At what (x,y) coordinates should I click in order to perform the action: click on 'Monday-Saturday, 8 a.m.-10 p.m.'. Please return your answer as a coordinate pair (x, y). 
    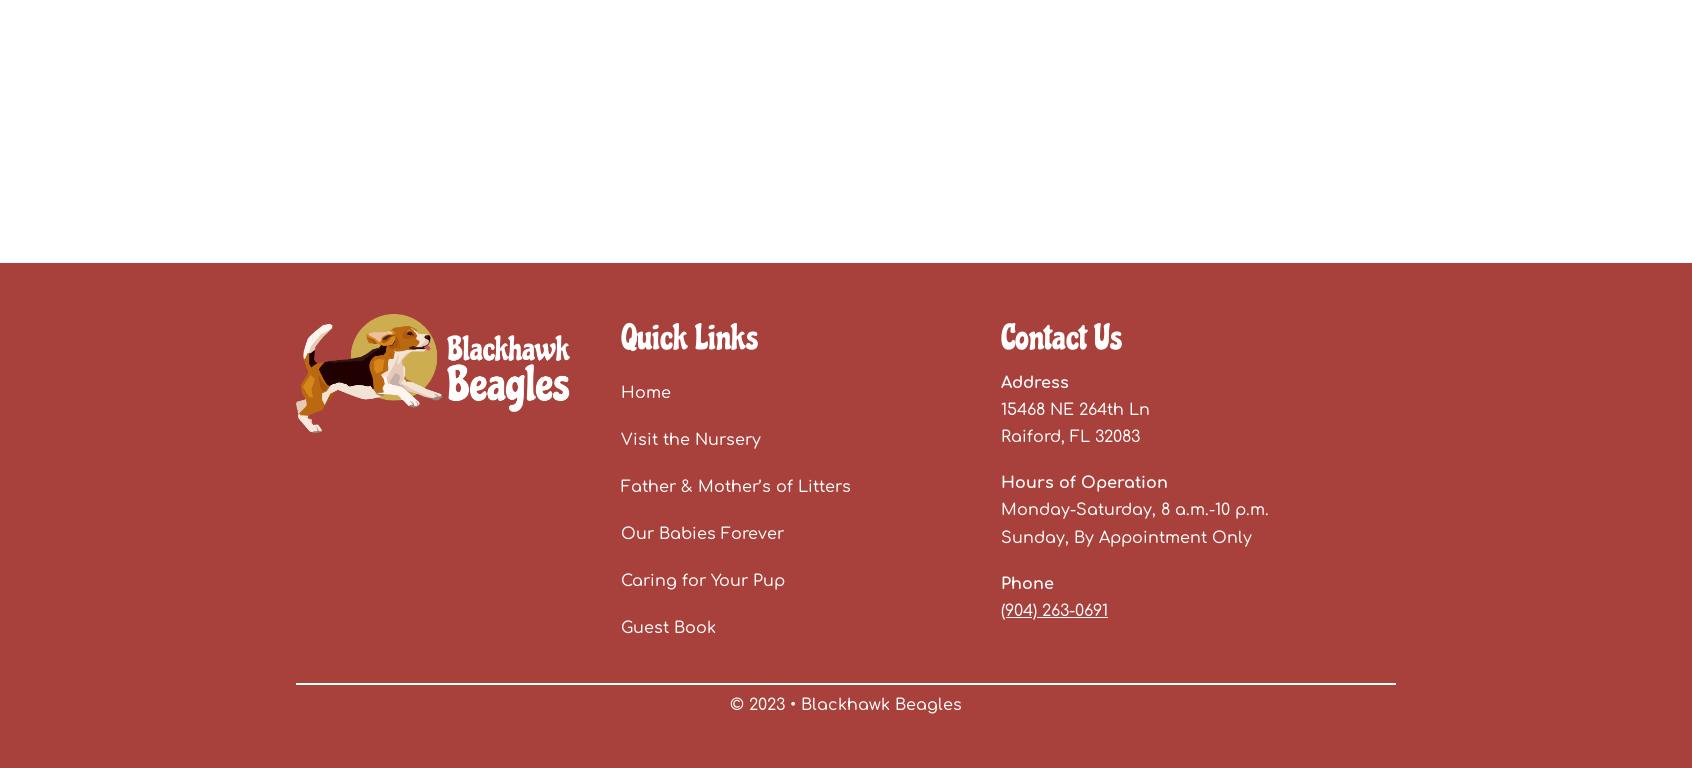
    Looking at the image, I should click on (999, 510).